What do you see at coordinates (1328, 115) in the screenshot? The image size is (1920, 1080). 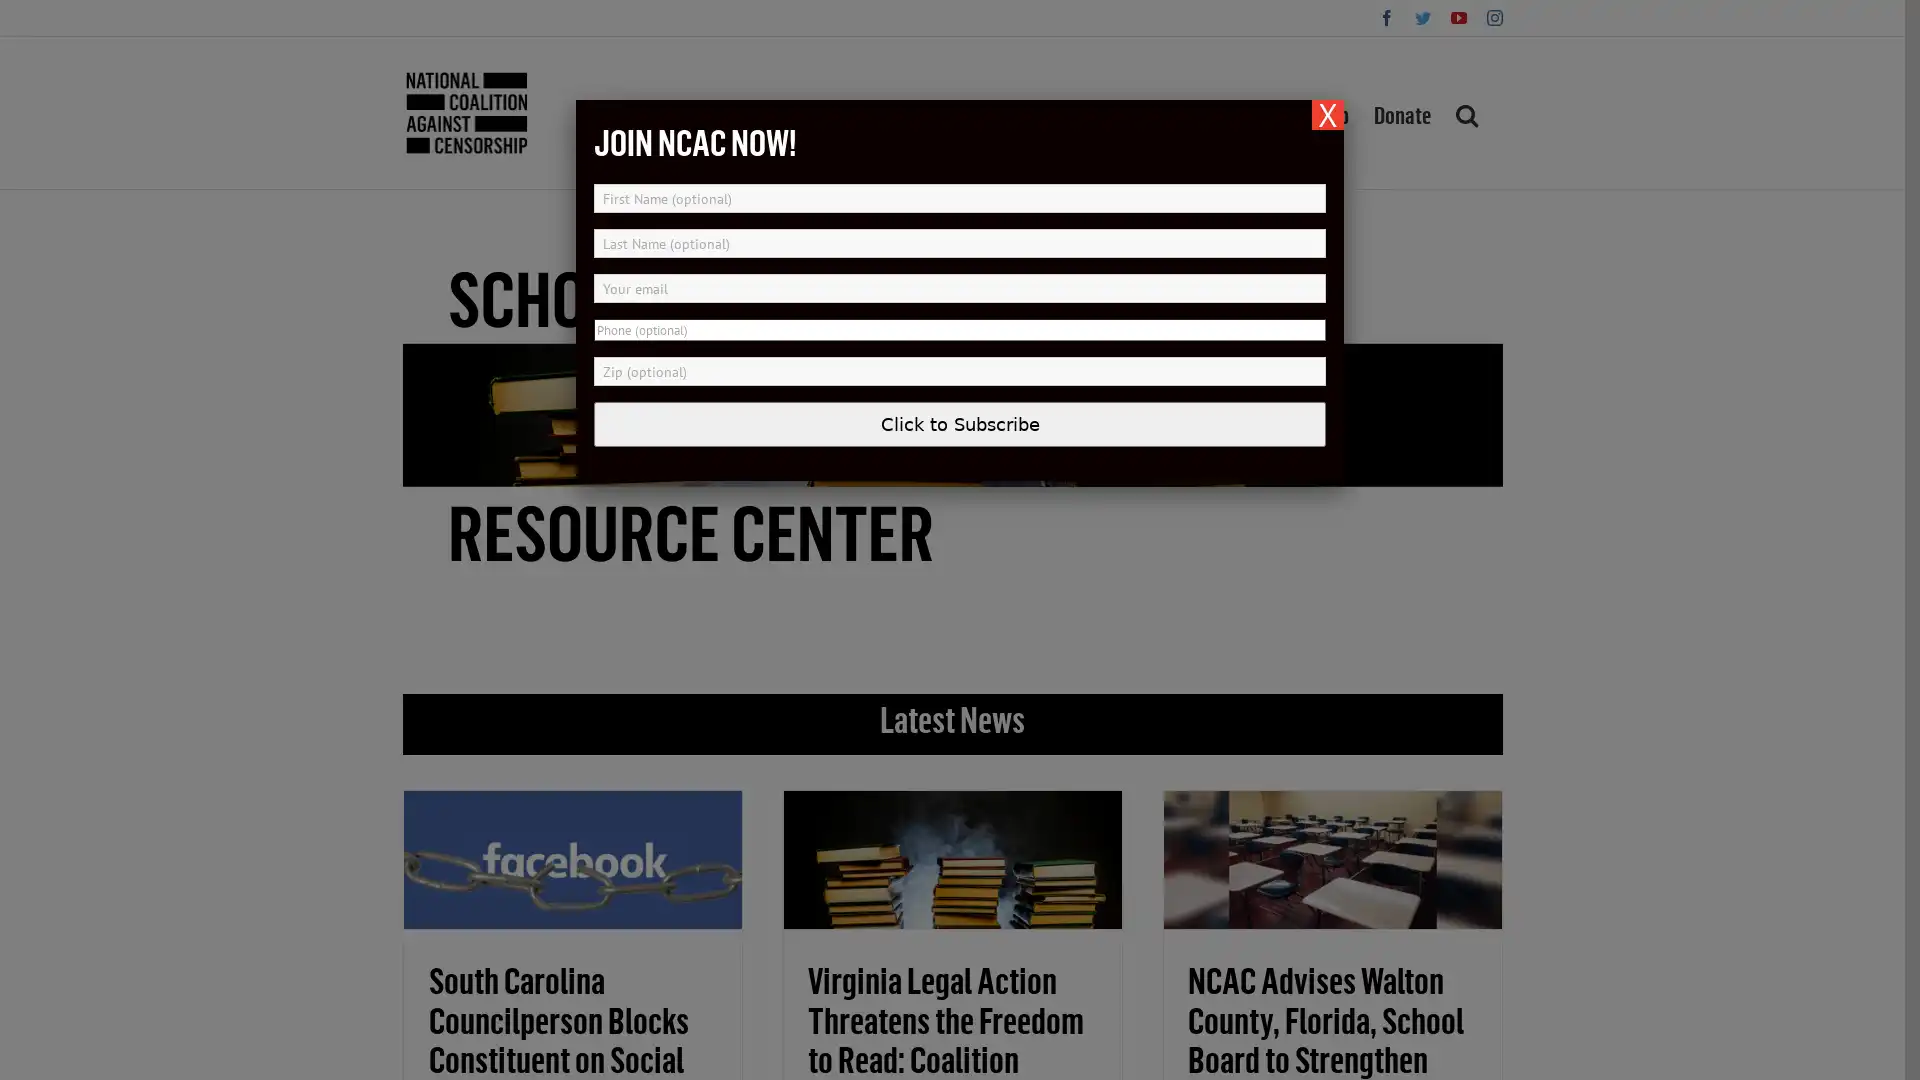 I see `Close` at bounding box center [1328, 115].